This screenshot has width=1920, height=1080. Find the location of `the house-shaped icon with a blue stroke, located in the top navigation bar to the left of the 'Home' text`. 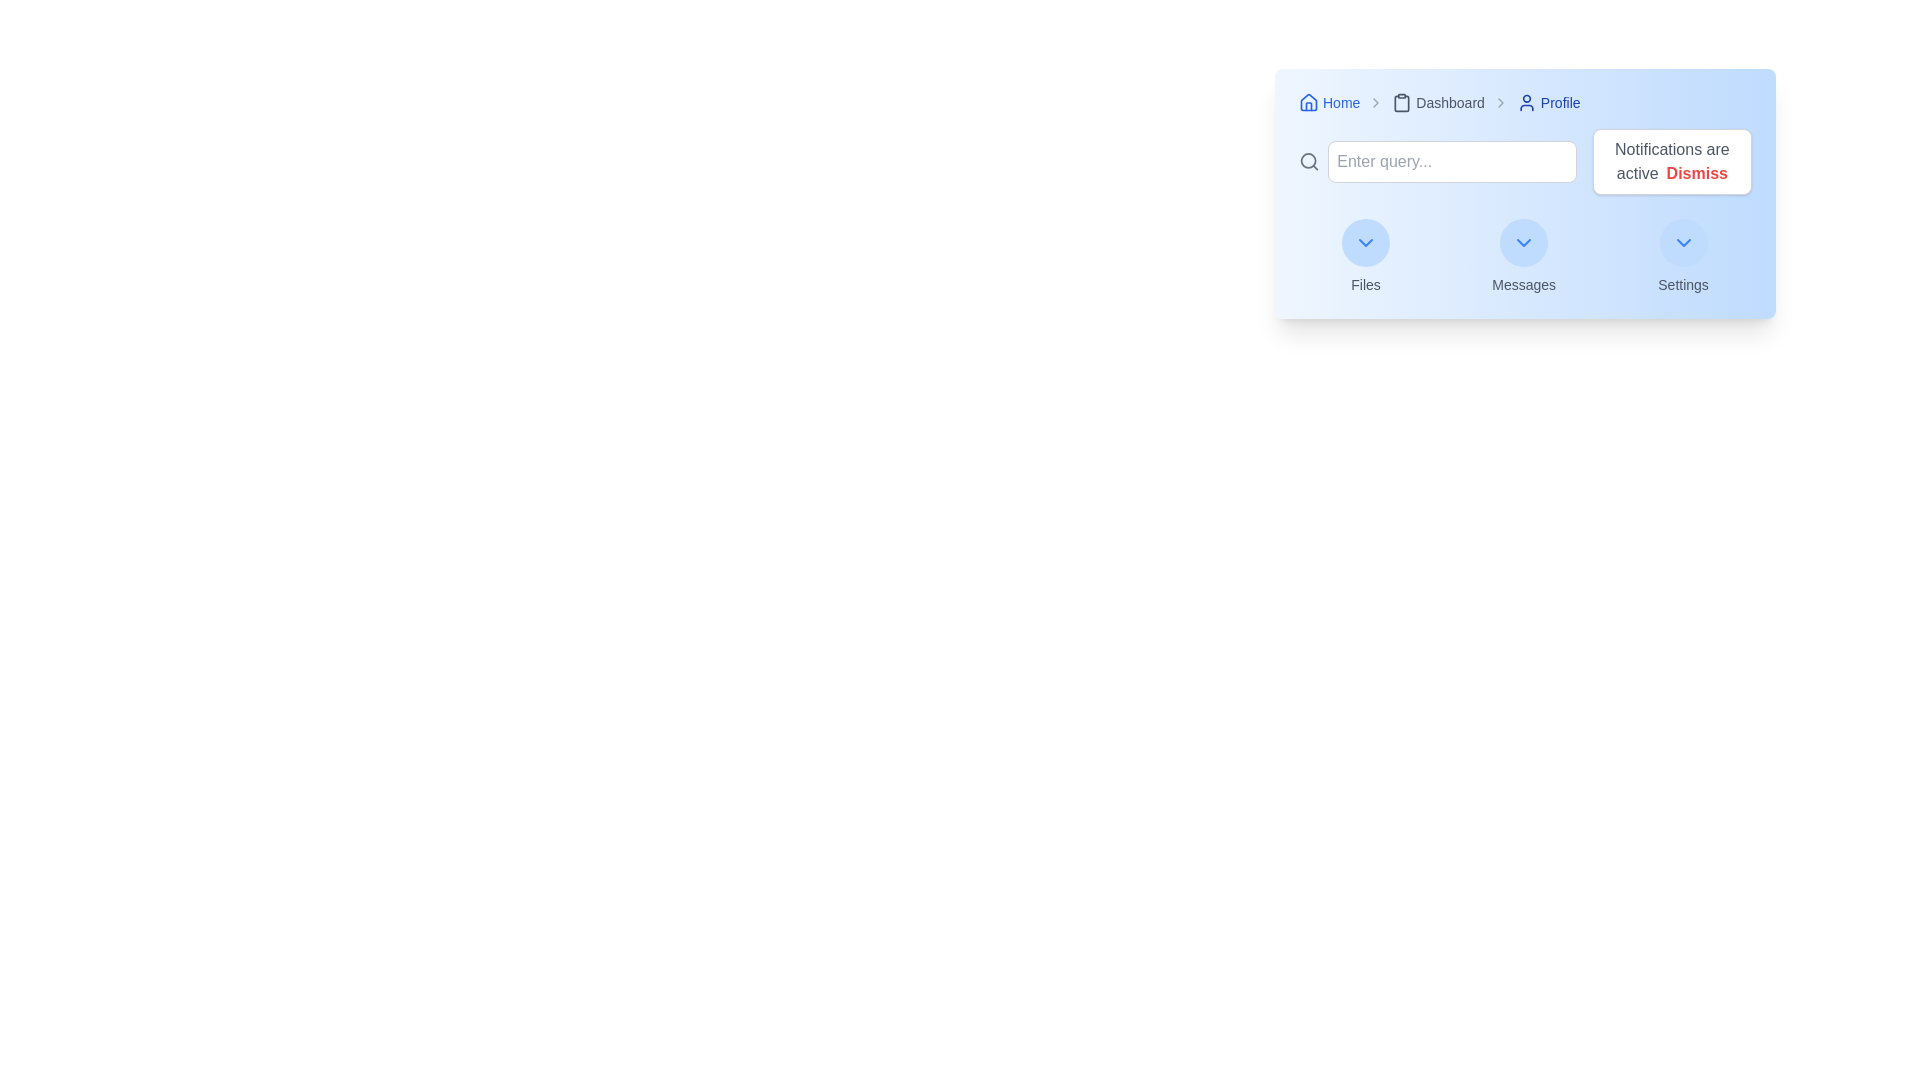

the house-shaped icon with a blue stroke, located in the top navigation bar to the left of the 'Home' text is located at coordinates (1309, 103).